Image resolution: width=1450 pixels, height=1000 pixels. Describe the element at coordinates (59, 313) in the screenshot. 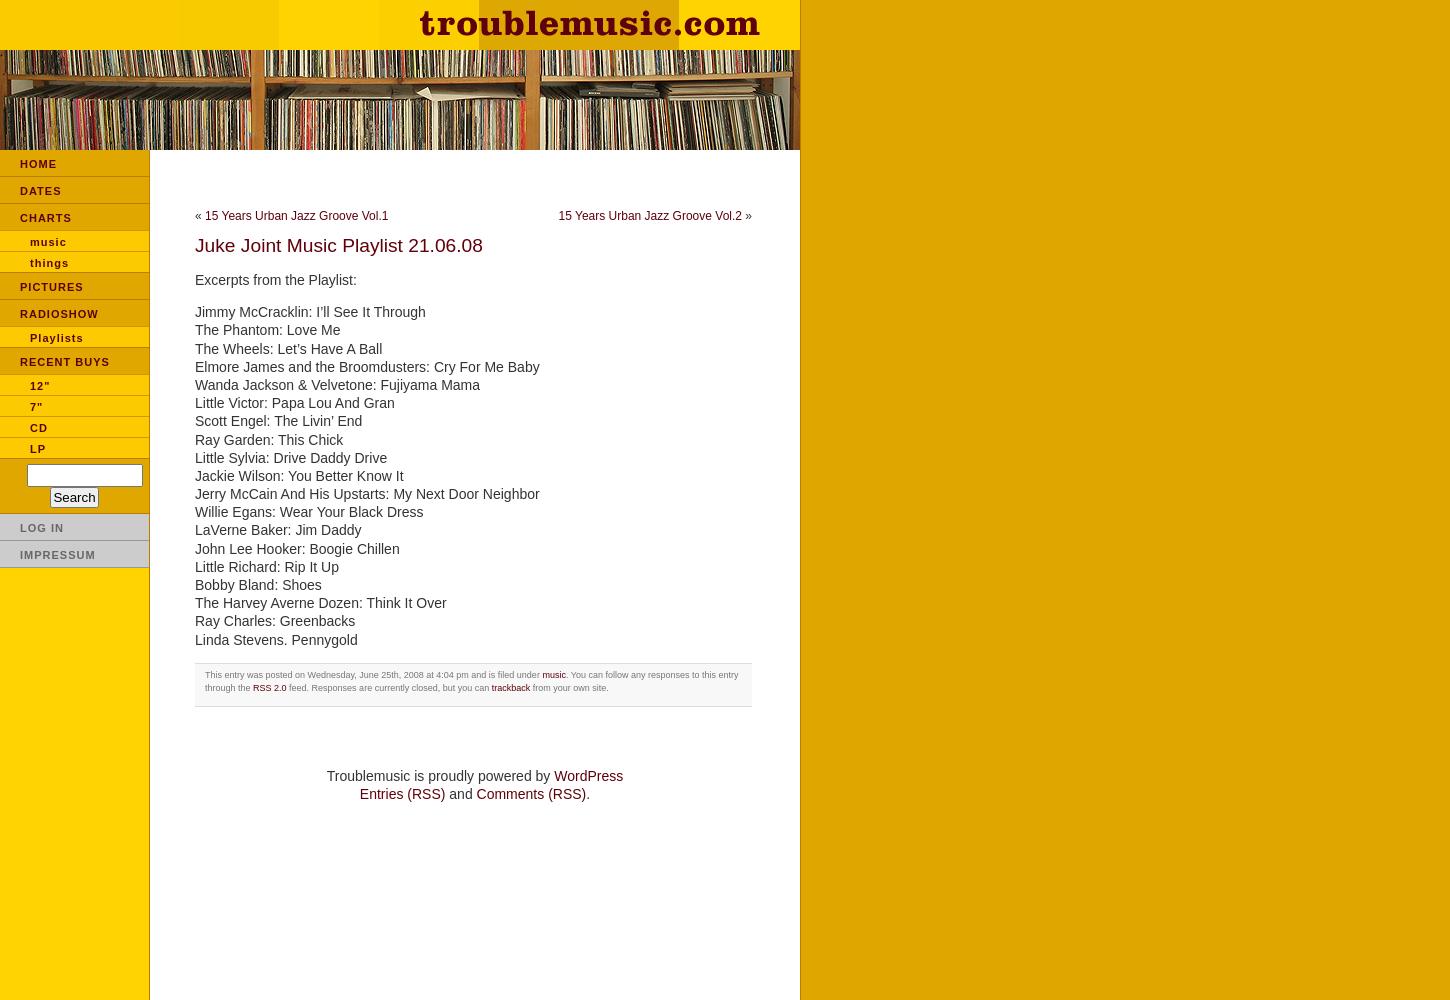

I see `'Radioshow'` at that location.